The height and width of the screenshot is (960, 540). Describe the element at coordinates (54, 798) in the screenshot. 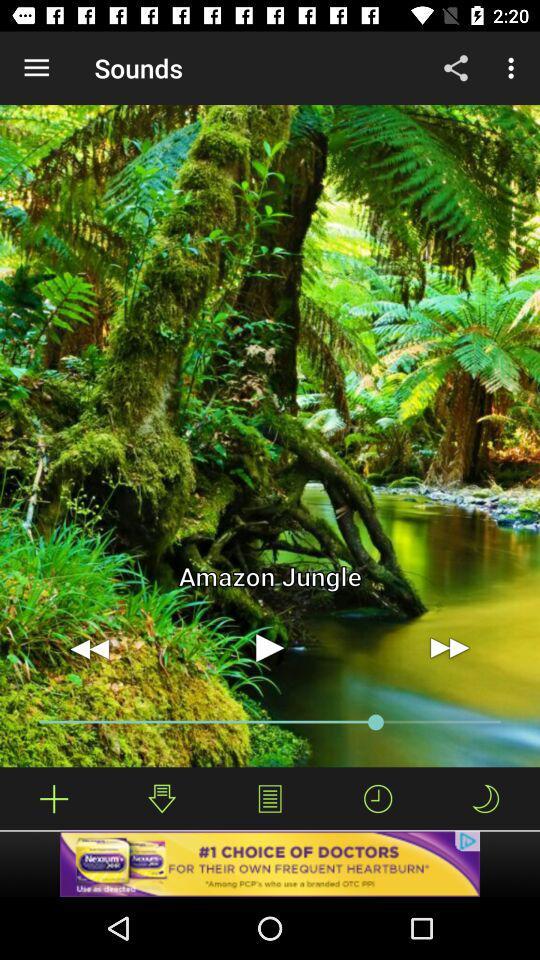

I see `the add icon` at that location.